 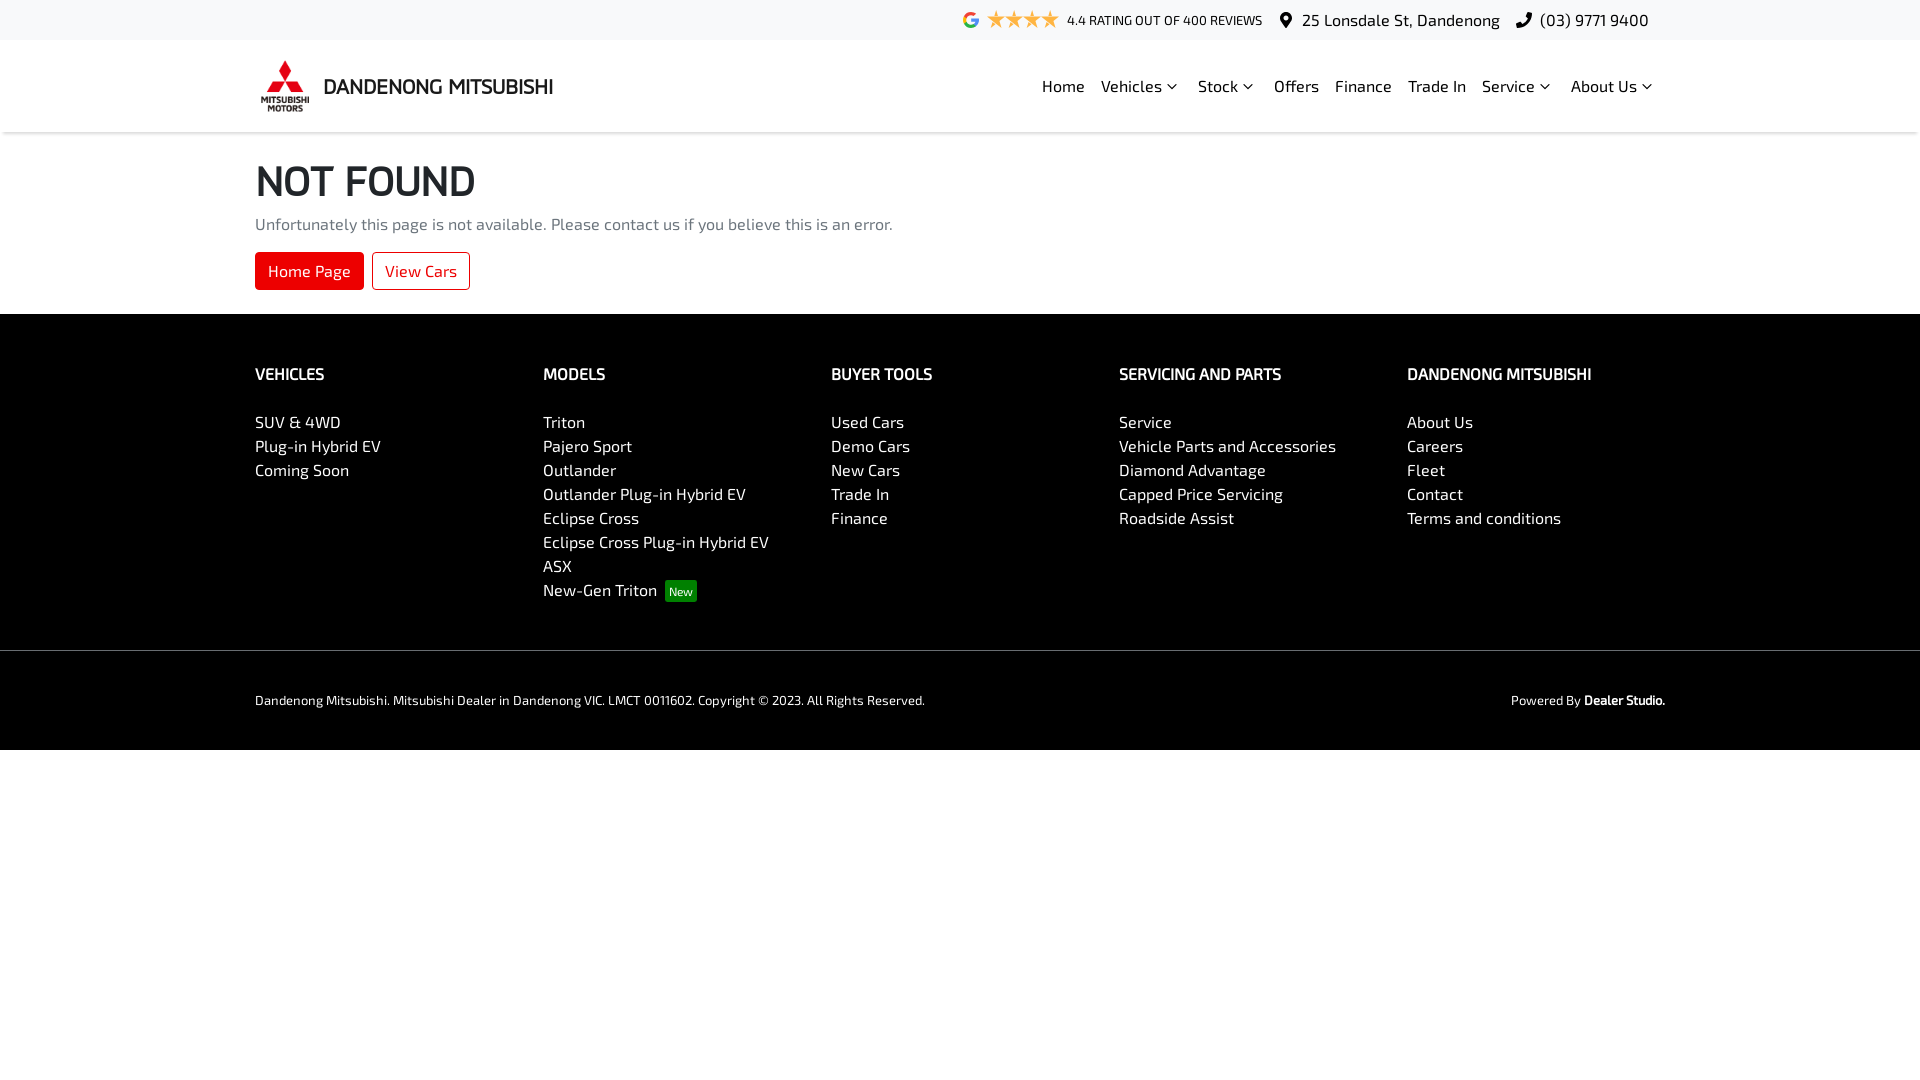 What do you see at coordinates (589, 516) in the screenshot?
I see `'Eclipse Cross'` at bounding box center [589, 516].